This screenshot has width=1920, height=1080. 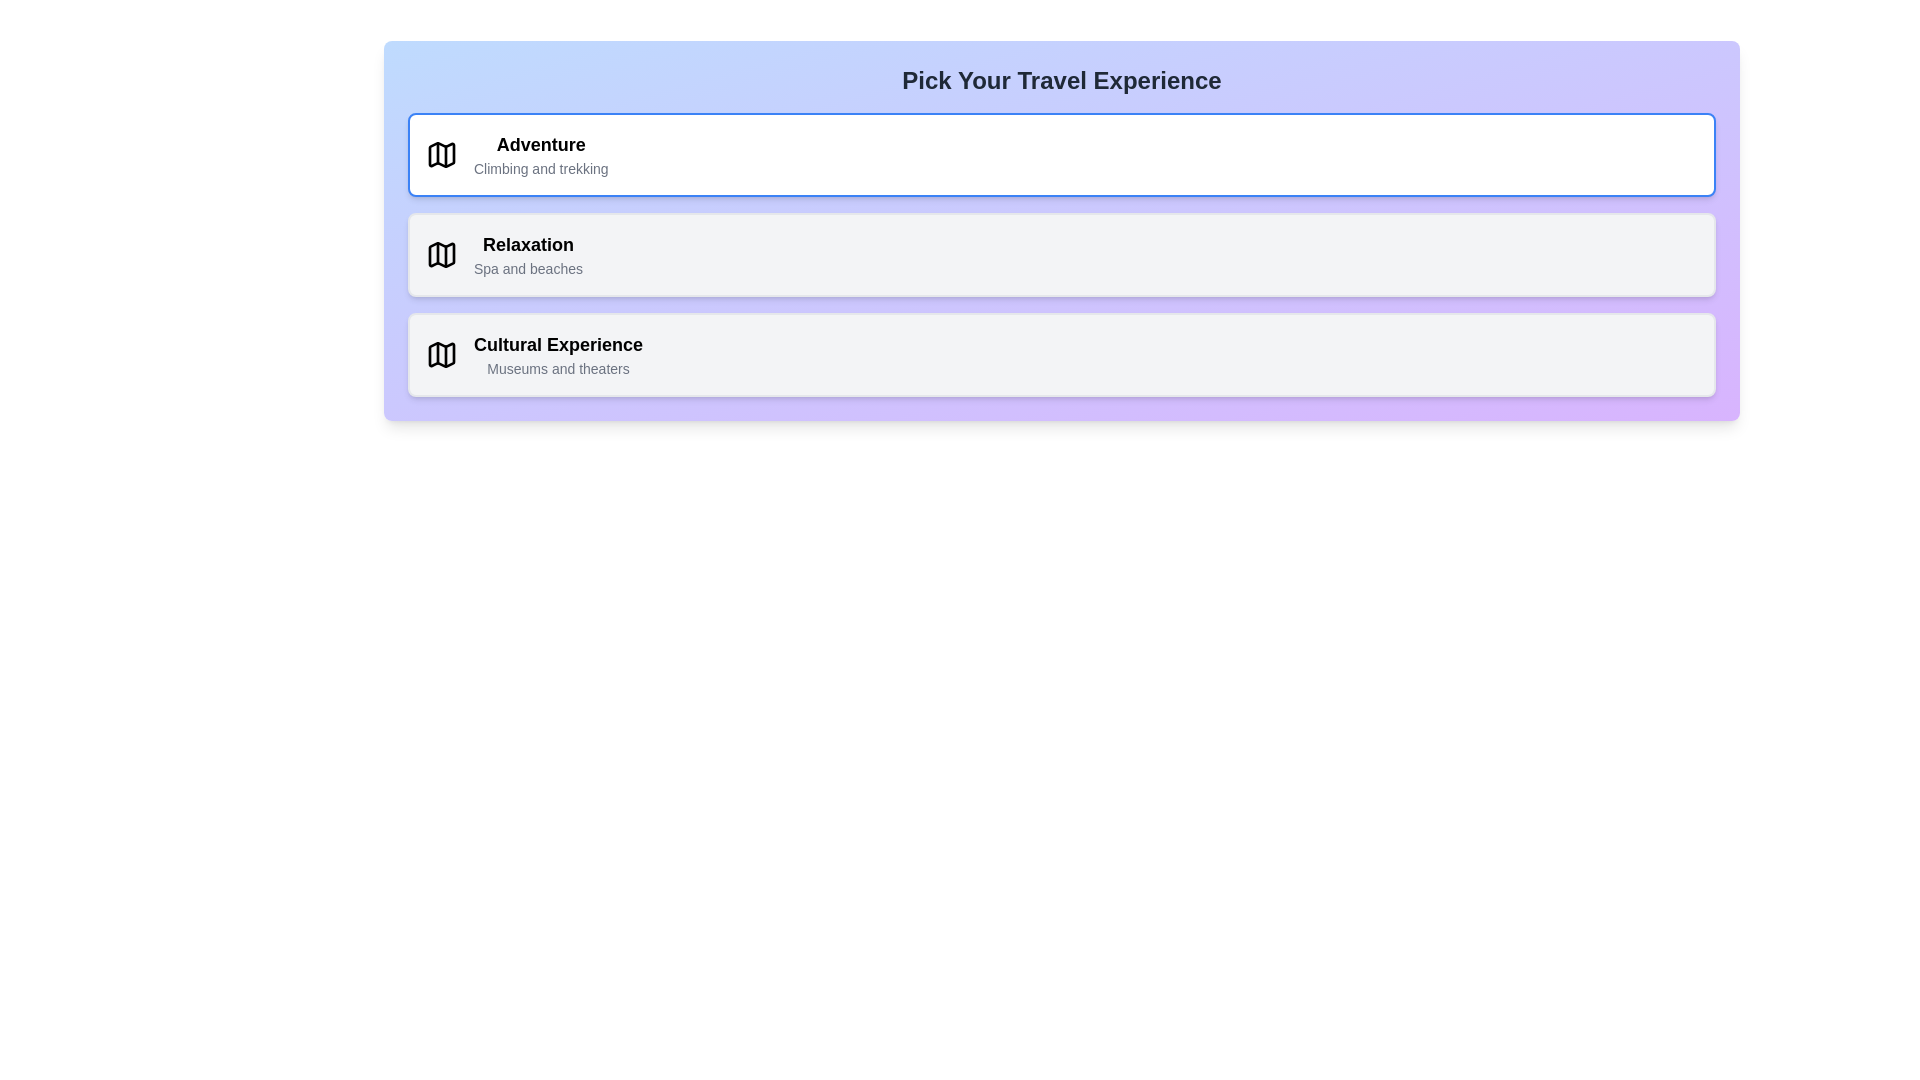 What do you see at coordinates (528, 253) in the screenshot?
I see `the 'Relaxation' card, which features bold text and is the second option in a vertical list` at bounding box center [528, 253].